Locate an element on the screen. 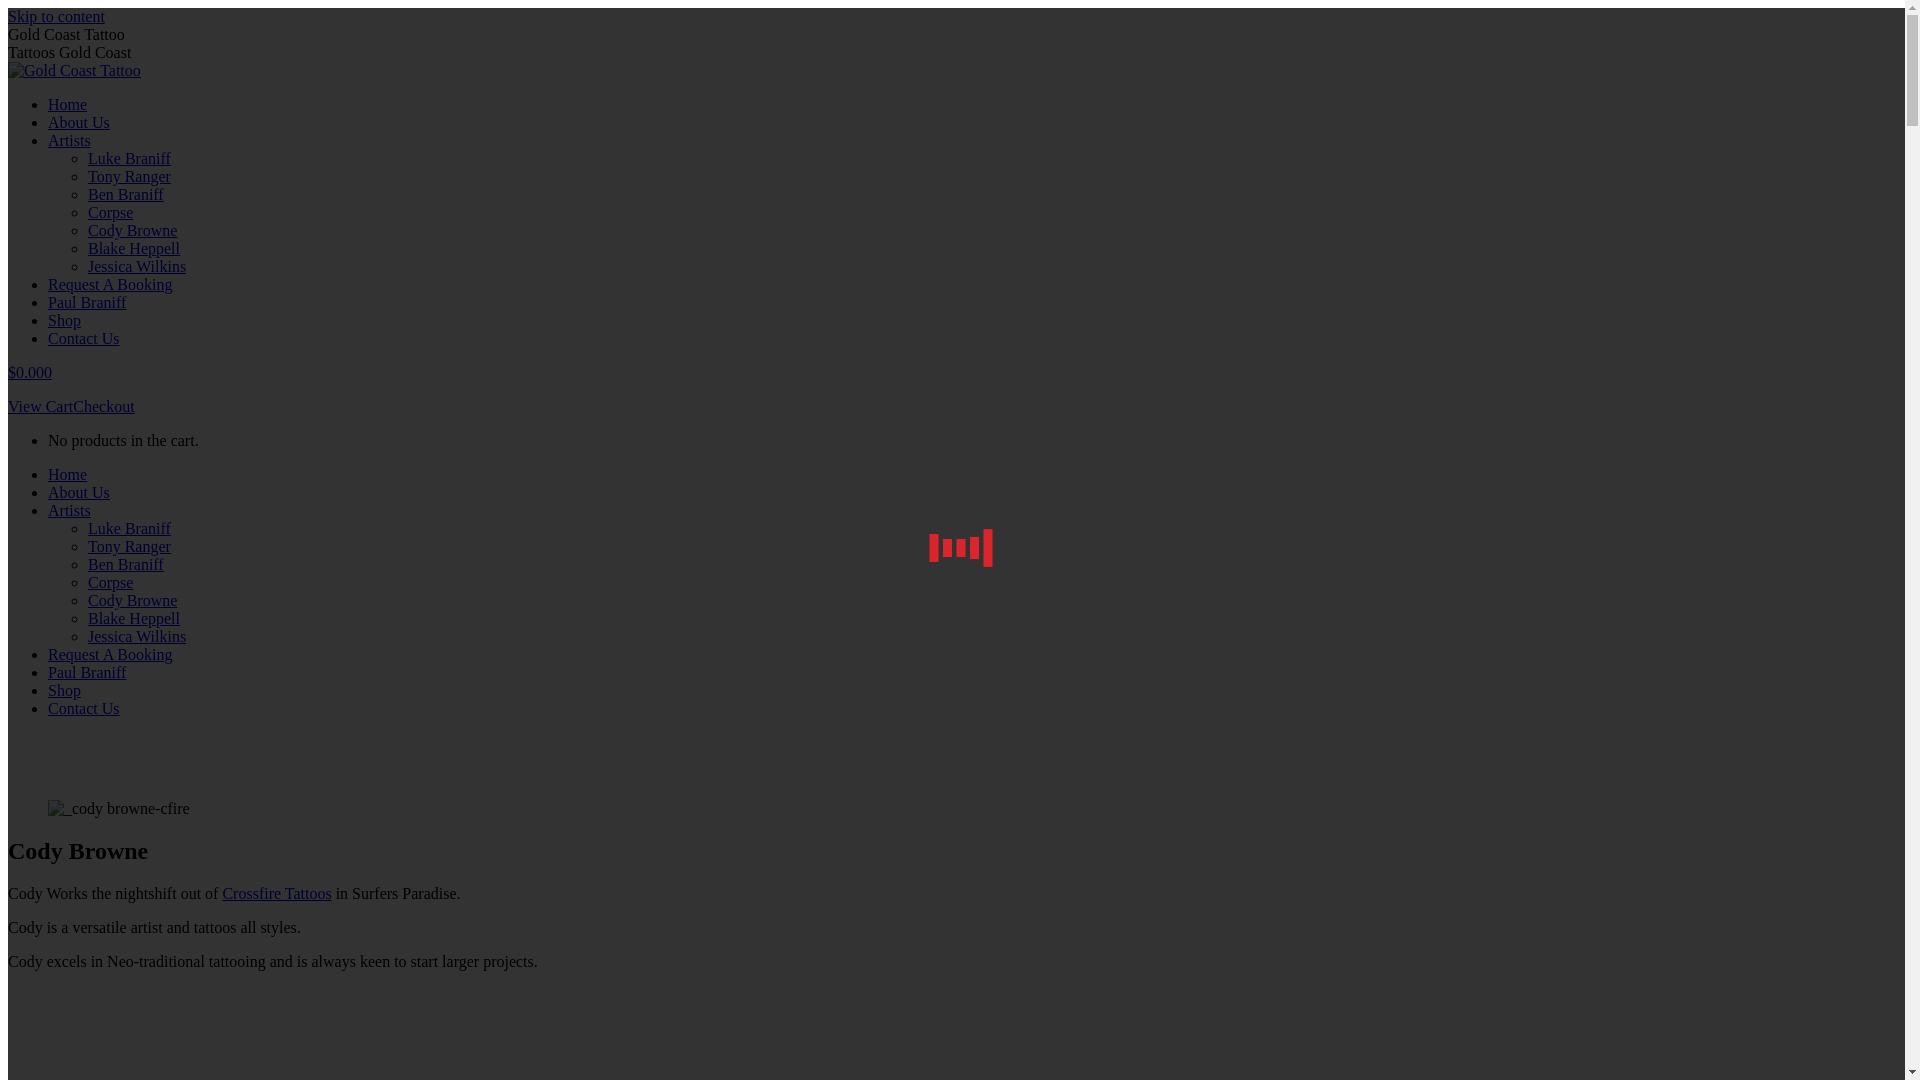 This screenshot has height=1080, width=1920. 'Tony Ranger' is located at coordinates (86, 546).